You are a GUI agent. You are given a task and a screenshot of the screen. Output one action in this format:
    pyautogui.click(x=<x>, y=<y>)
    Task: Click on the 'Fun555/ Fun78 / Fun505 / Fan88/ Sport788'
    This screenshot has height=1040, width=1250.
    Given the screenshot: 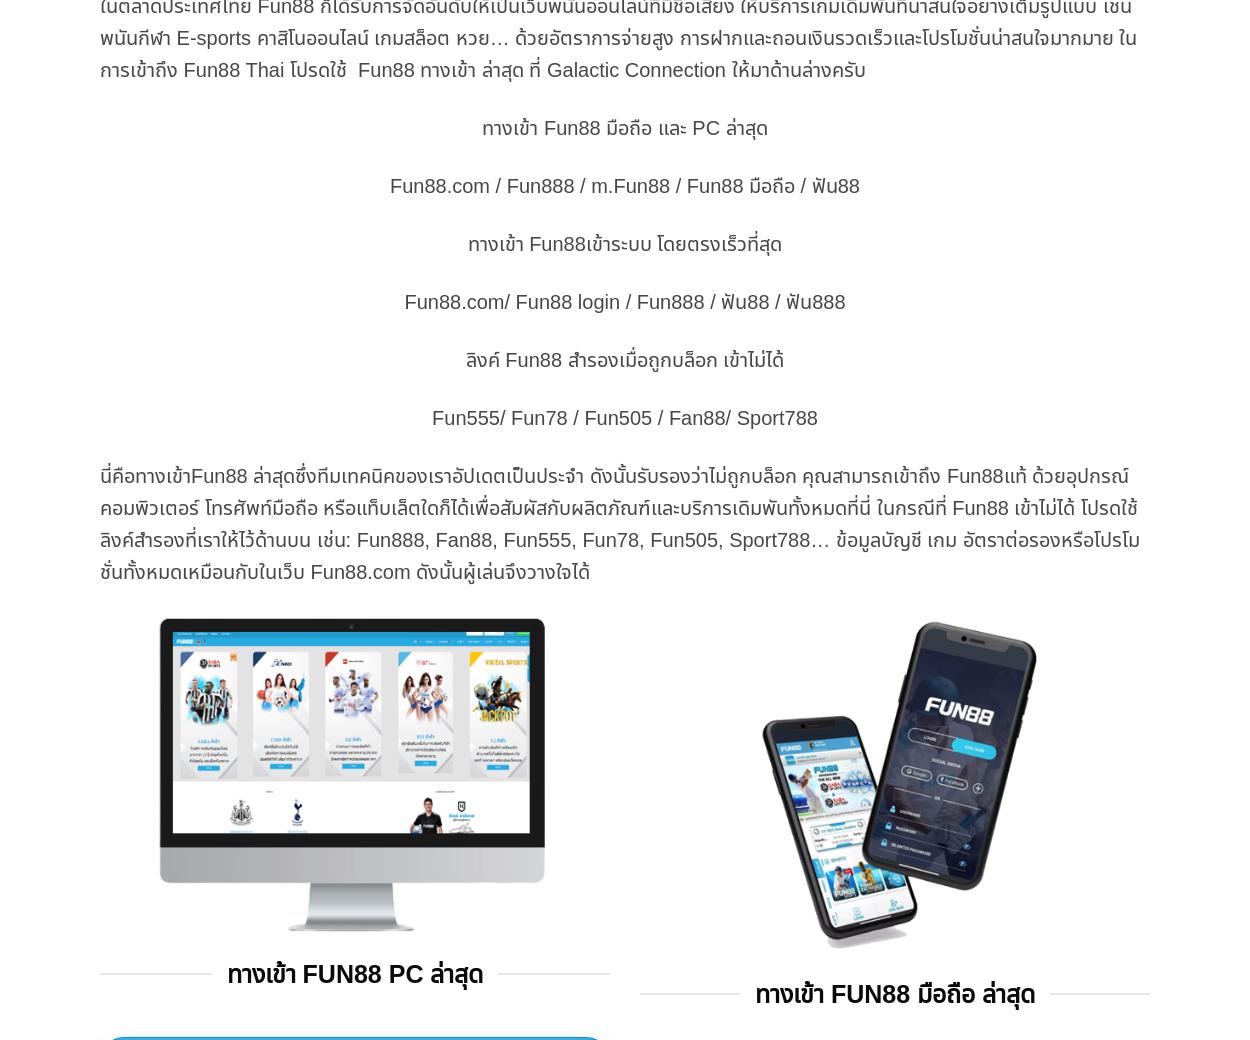 What is the action you would take?
    pyautogui.click(x=623, y=417)
    